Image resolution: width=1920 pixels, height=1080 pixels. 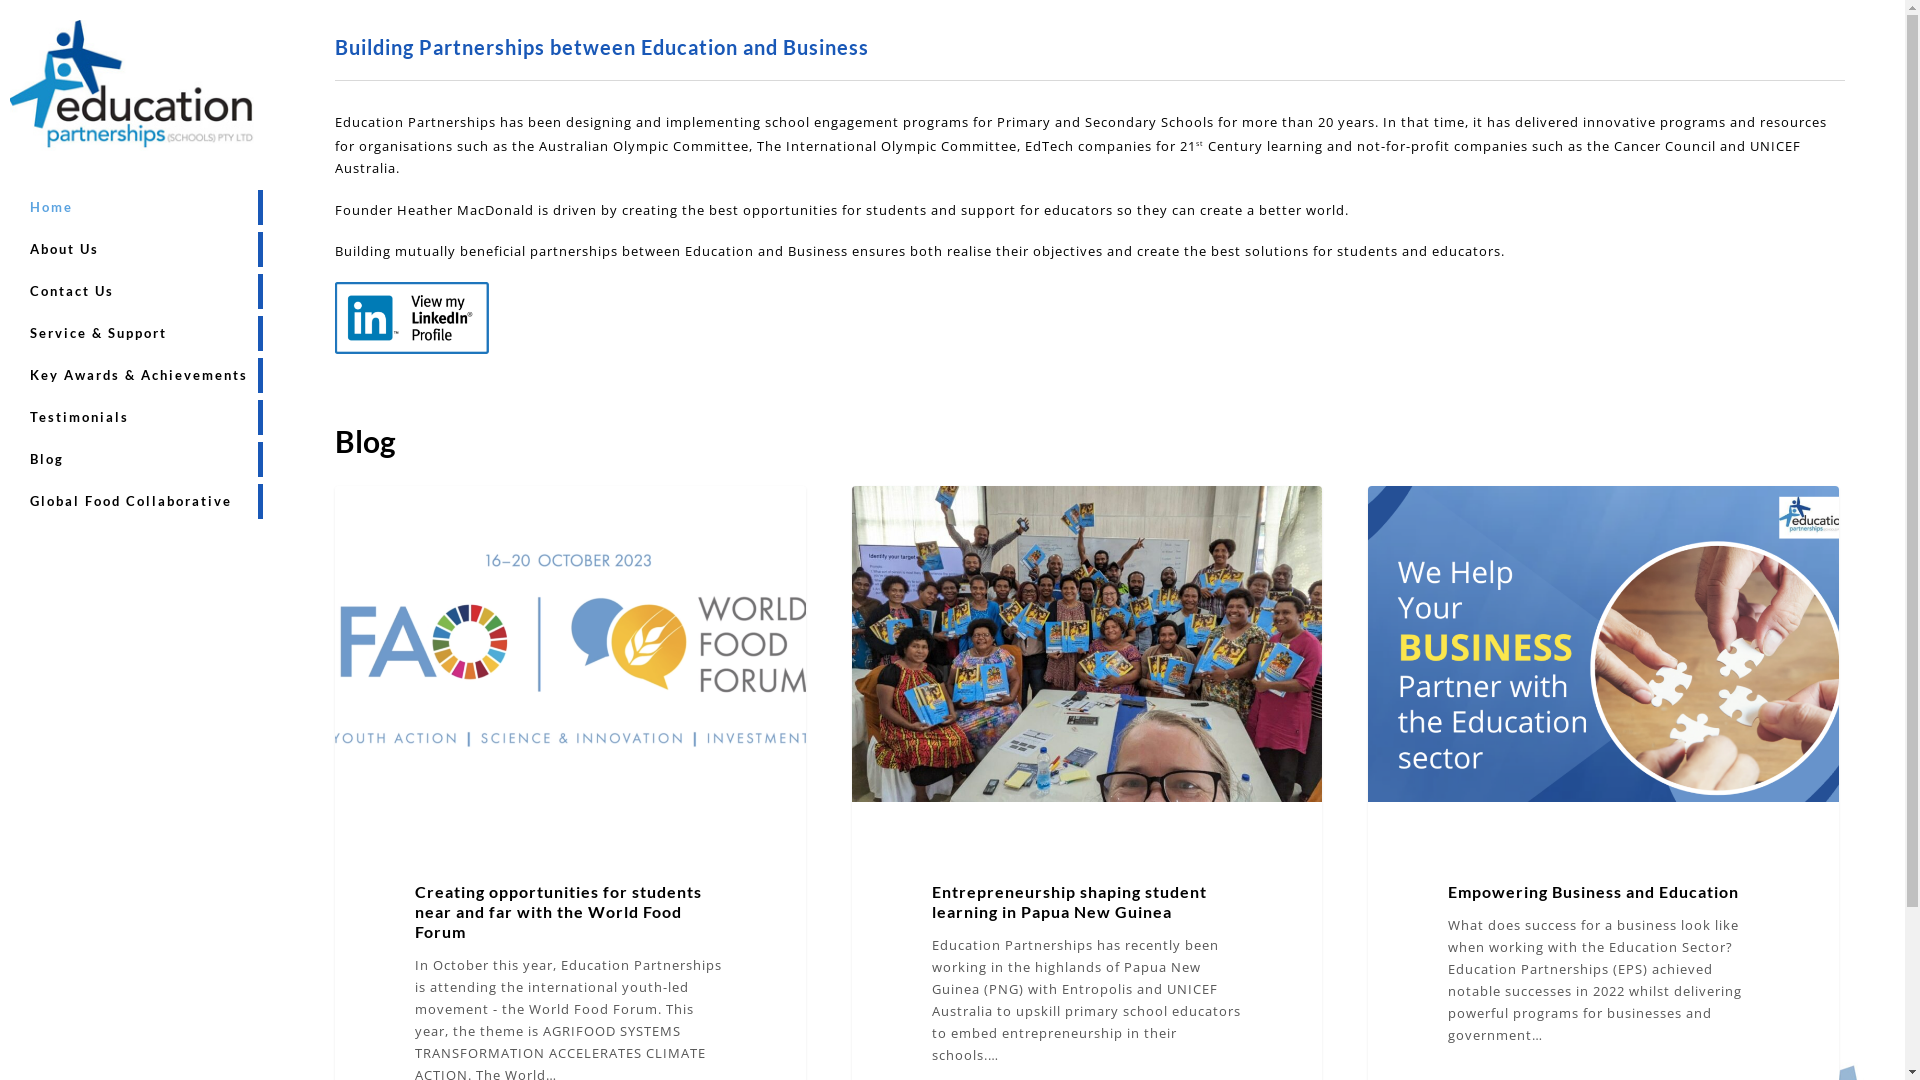 I want to click on 'Contact Us', so click(x=72, y=291).